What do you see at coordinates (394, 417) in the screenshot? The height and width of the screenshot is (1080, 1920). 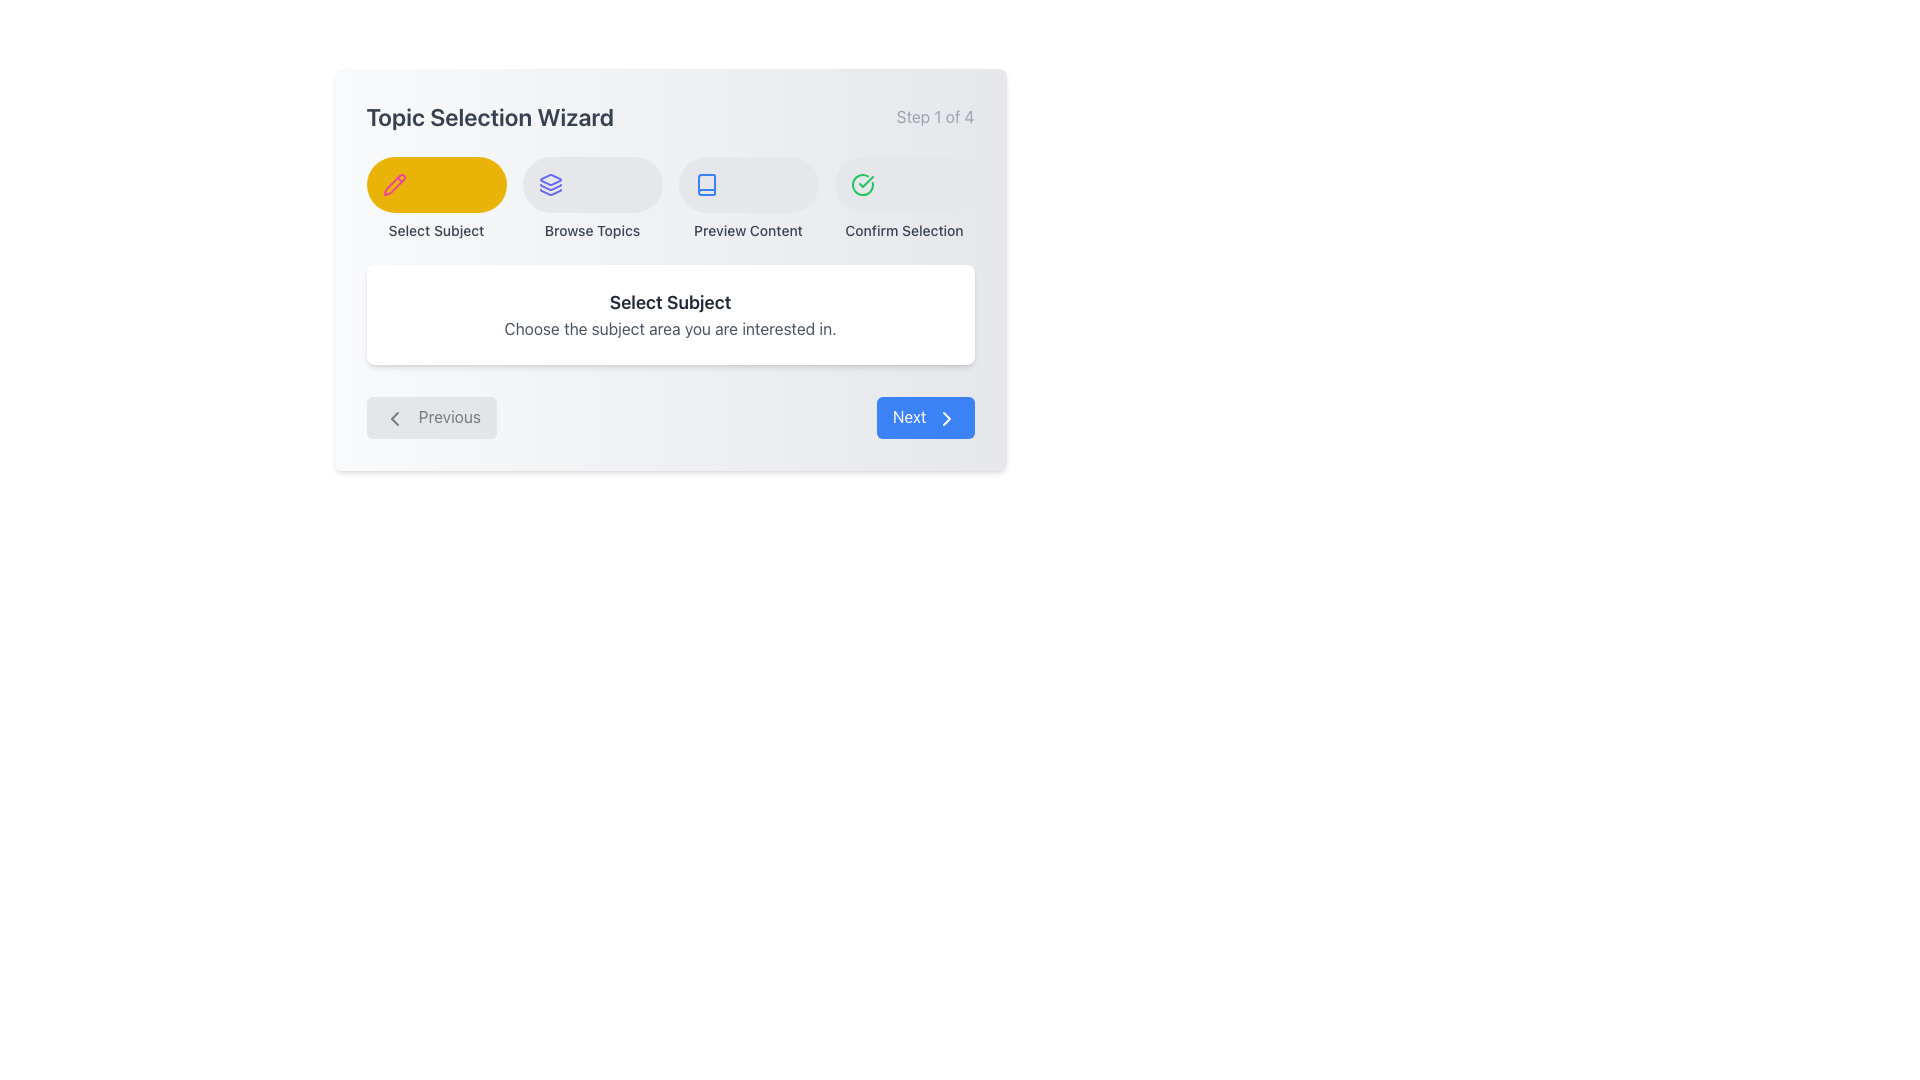 I see `the left-pointing chevron icon within the 'Previous' button located at the bottom-left of the main interface` at bounding box center [394, 417].